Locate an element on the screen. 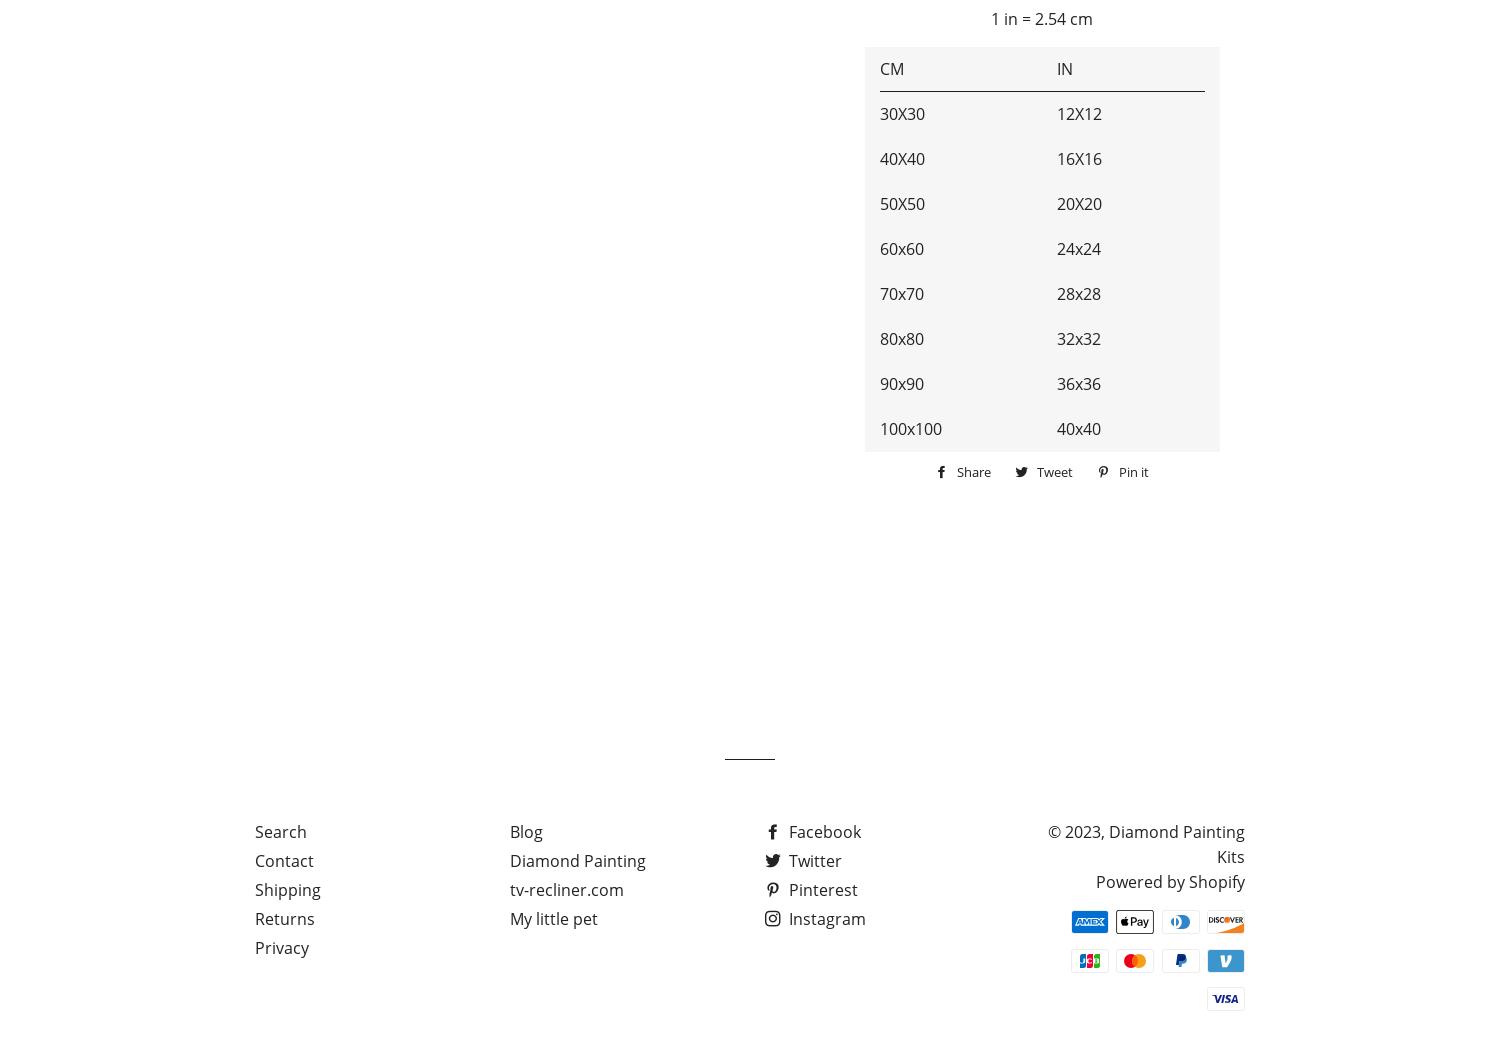 Image resolution: width=1500 pixels, height=1051 pixels. '24x24' is located at coordinates (1077, 248).